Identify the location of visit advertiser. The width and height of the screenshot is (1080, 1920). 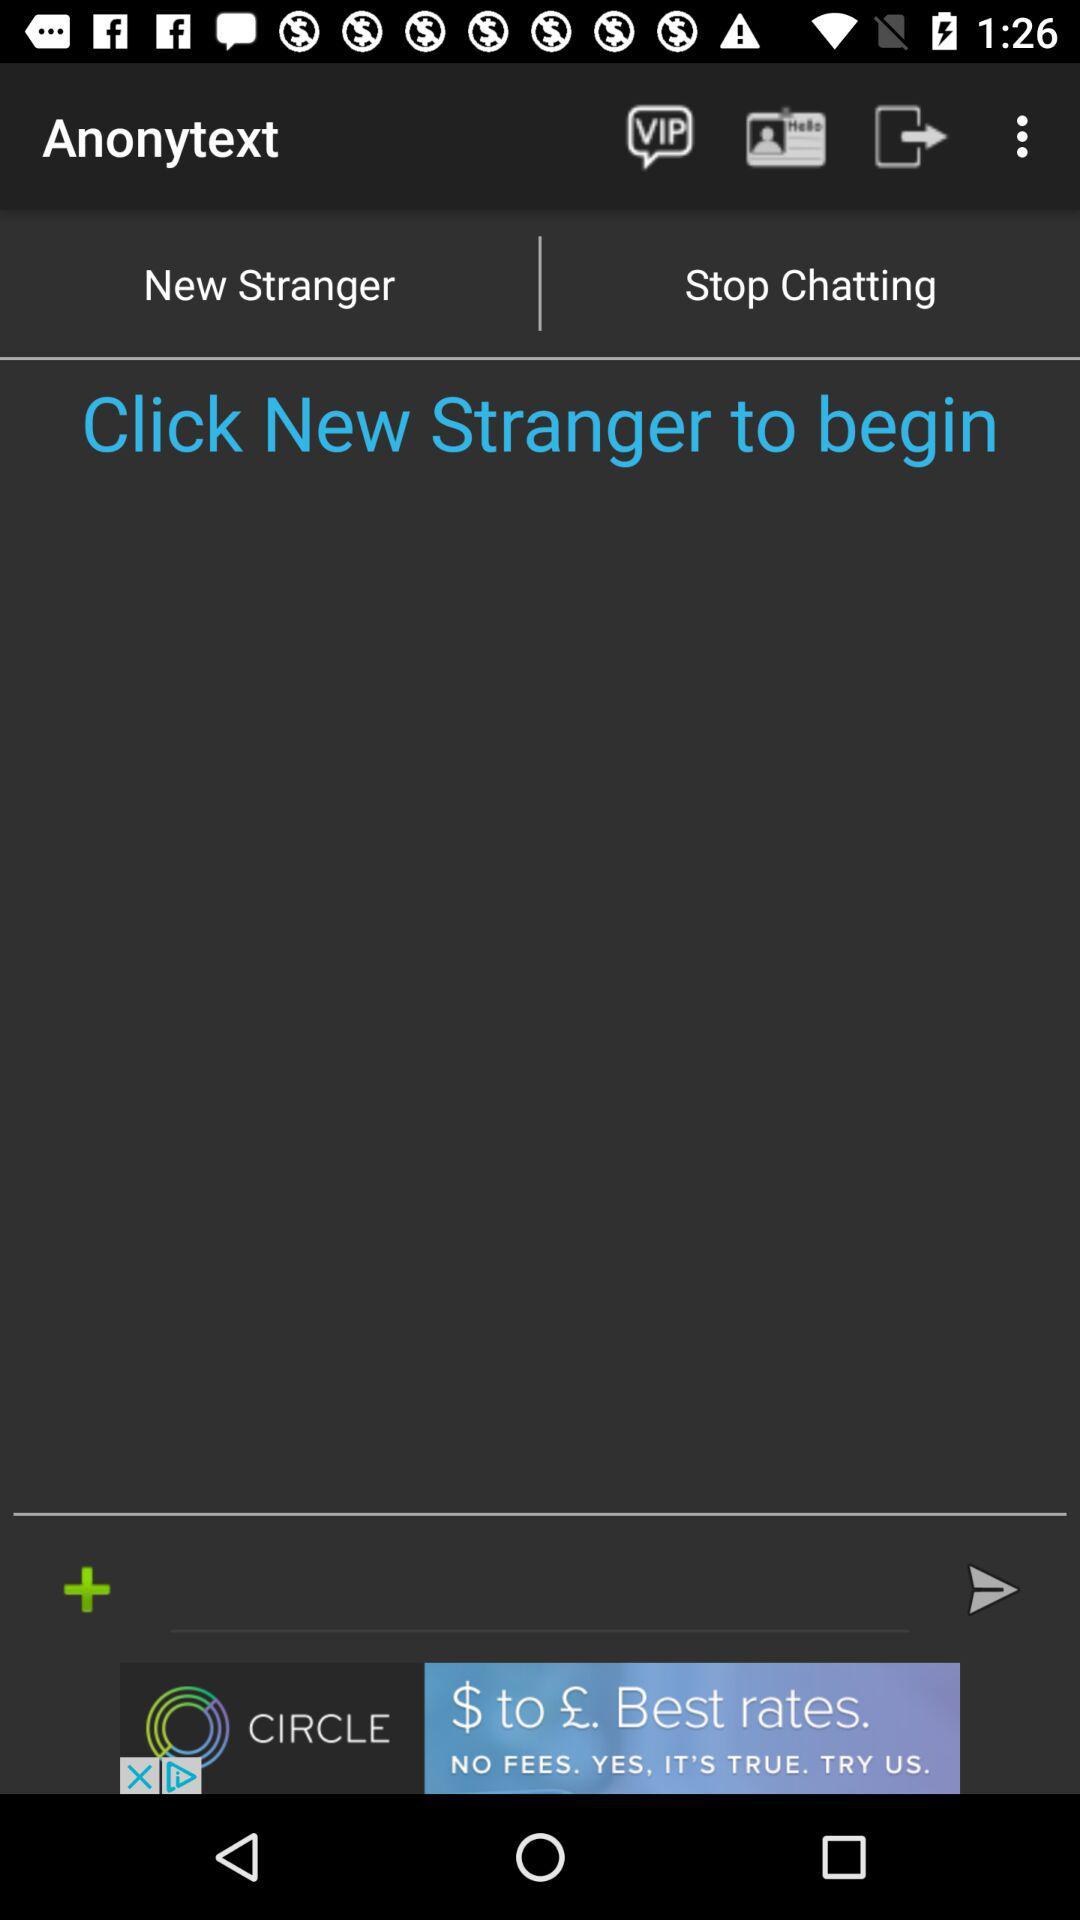
(540, 1727).